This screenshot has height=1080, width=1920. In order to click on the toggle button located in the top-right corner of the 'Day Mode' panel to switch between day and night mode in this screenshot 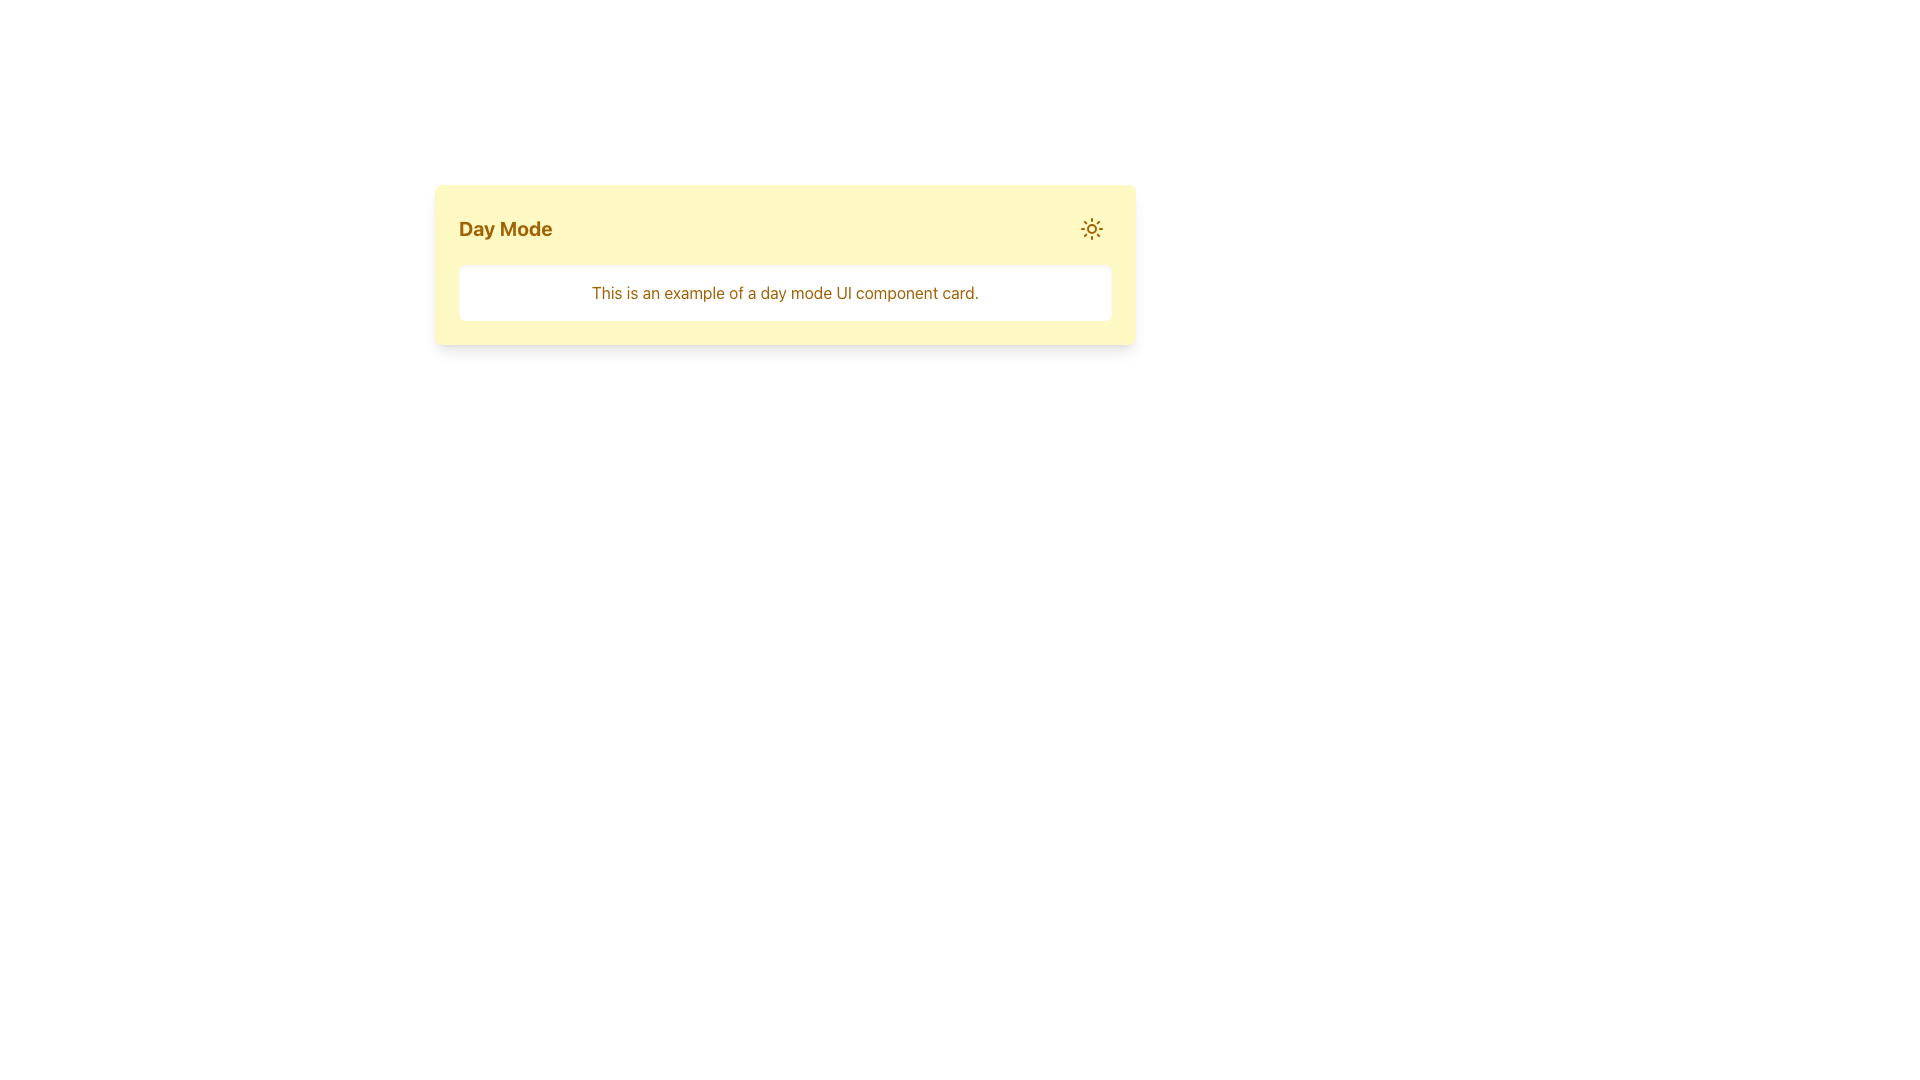, I will do `click(1090, 227)`.